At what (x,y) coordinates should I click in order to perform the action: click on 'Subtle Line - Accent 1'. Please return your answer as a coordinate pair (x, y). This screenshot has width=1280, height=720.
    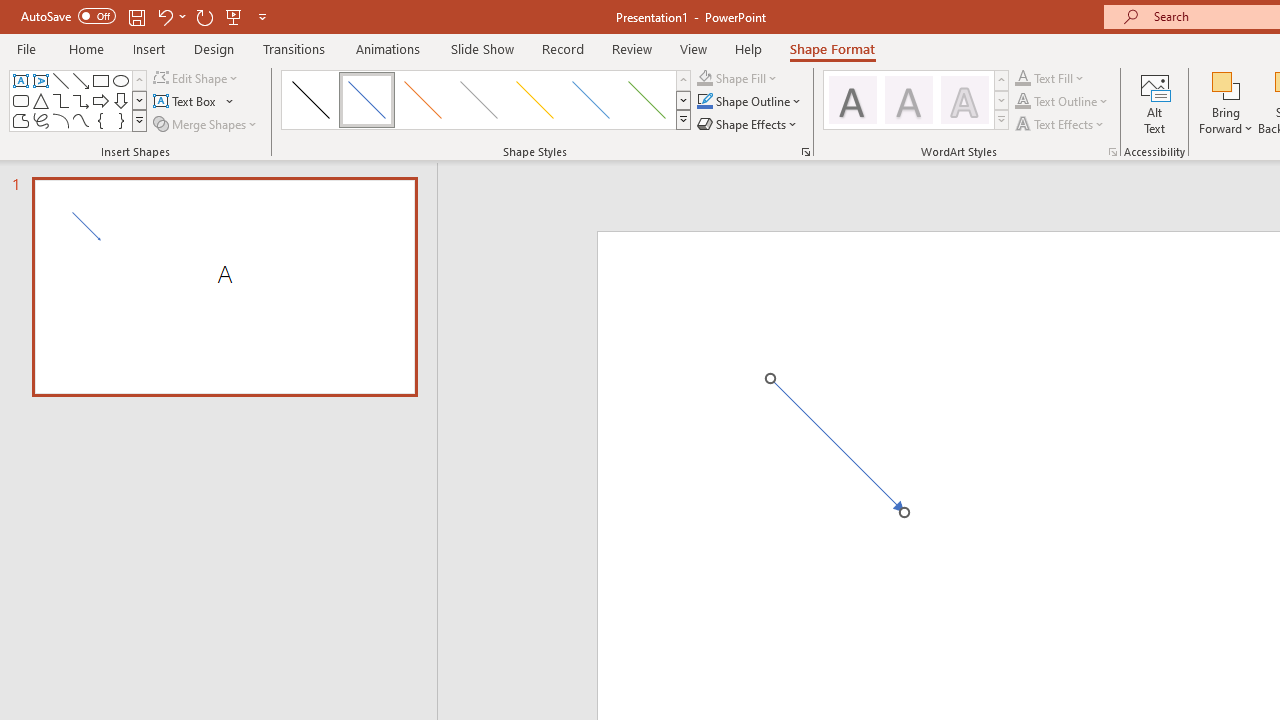
    Looking at the image, I should click on (367, 100).